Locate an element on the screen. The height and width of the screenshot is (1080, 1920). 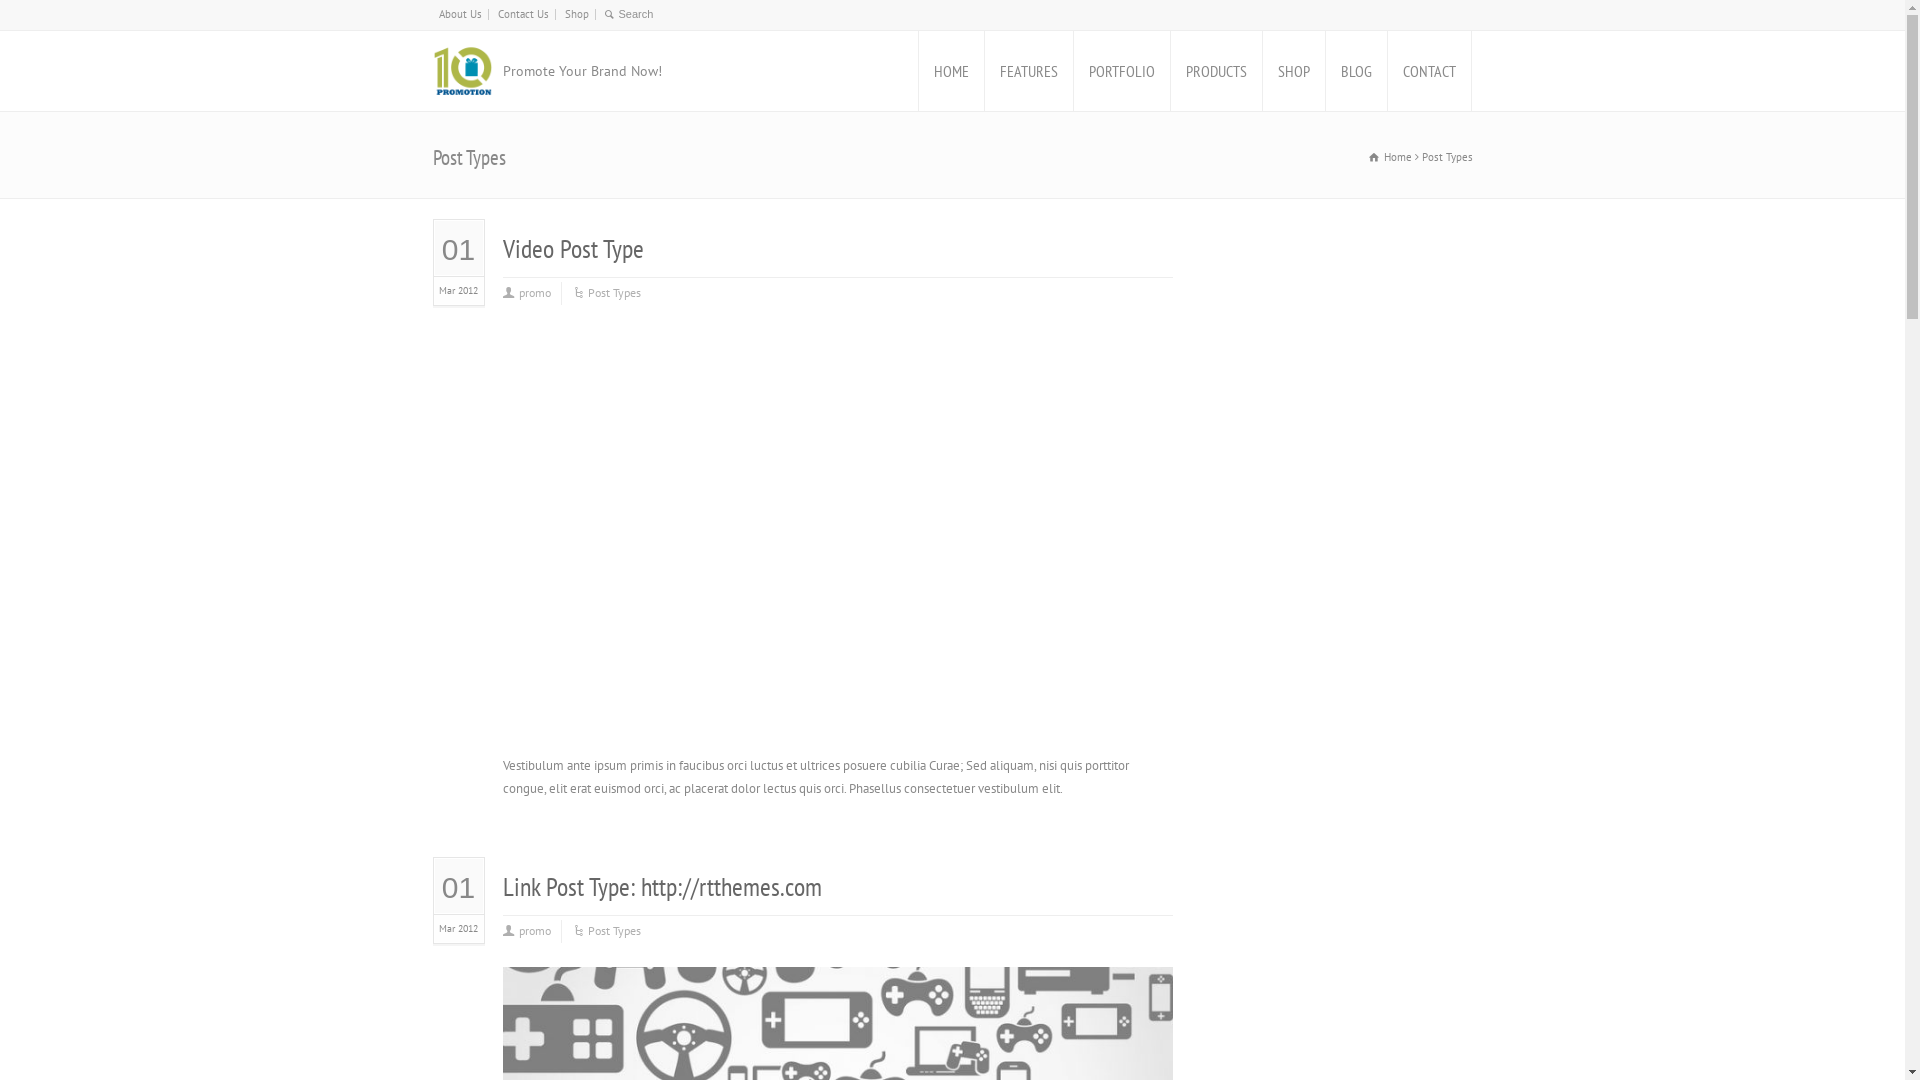
'About Us' is located at coordinates (458, 14).